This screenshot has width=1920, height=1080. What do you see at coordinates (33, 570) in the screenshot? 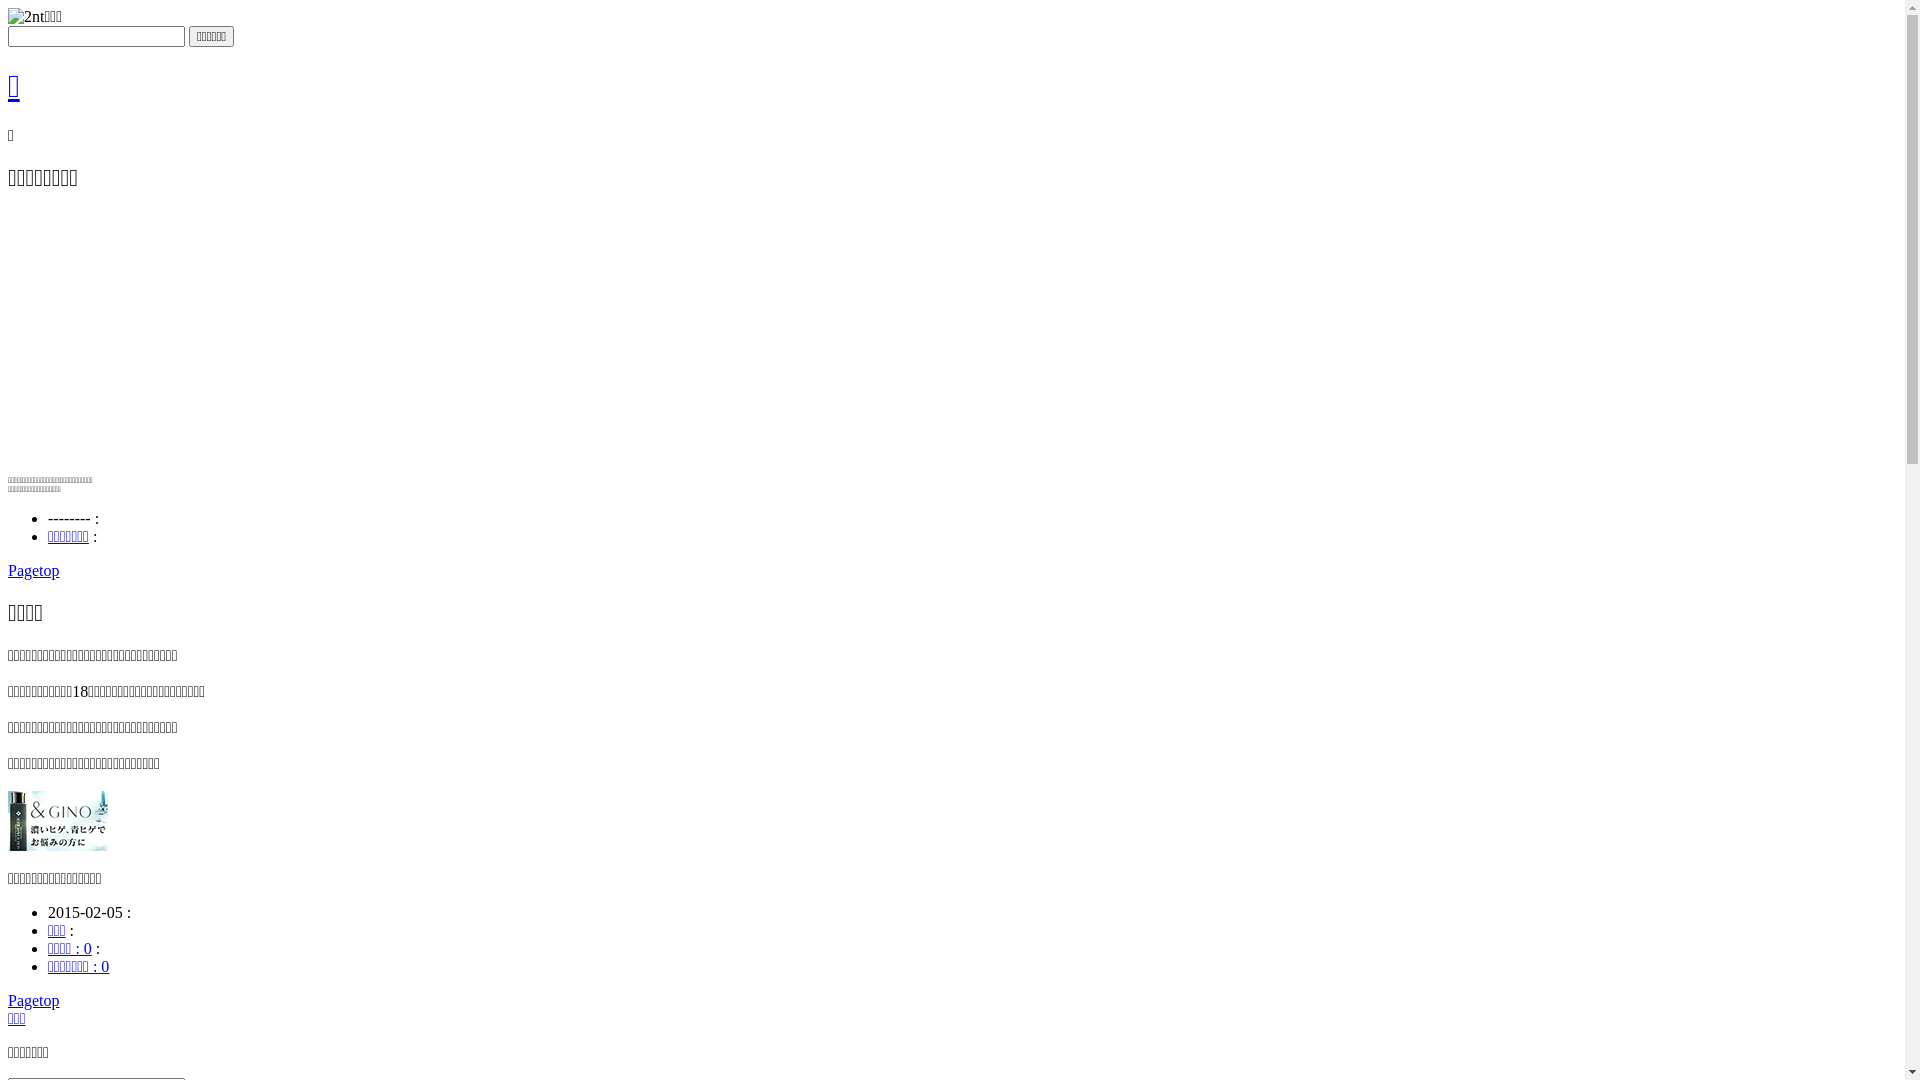
I see `'Pagetop'` at bounding box center [33, 570].